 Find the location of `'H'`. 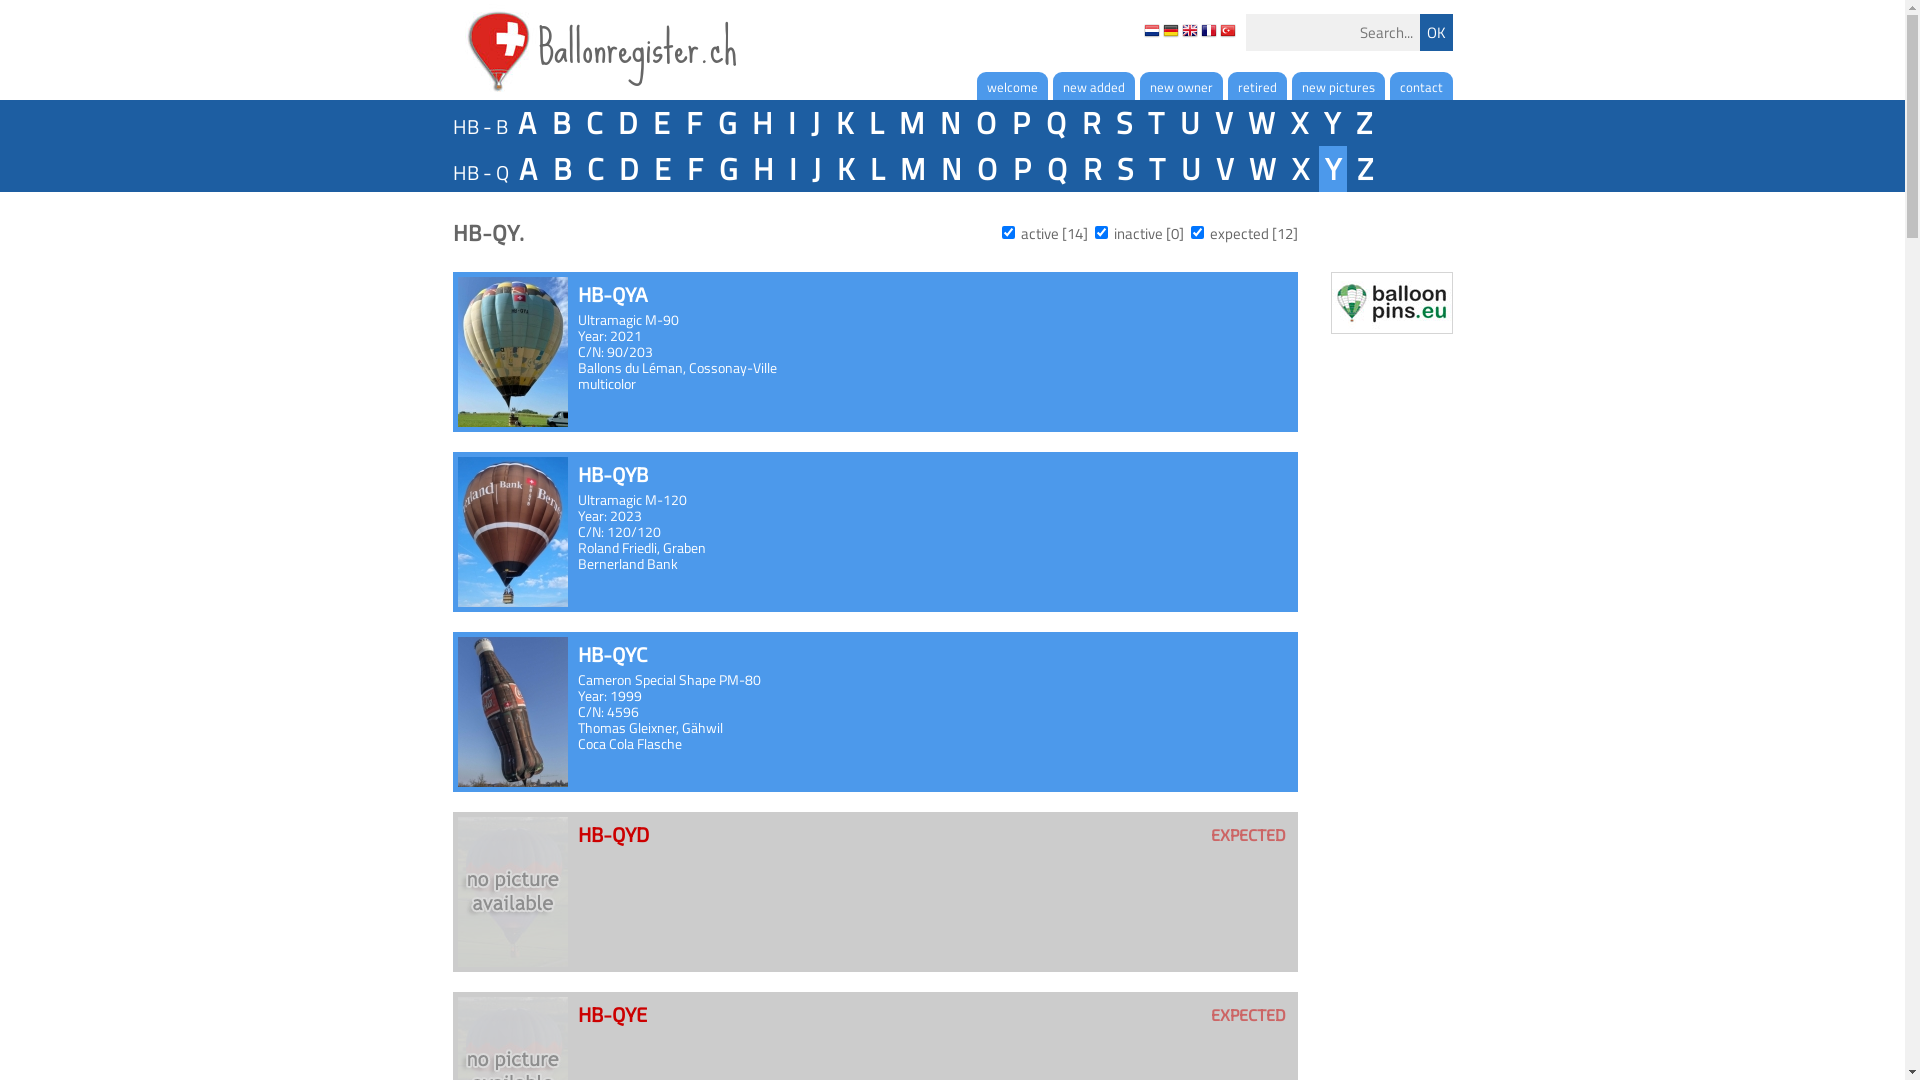

'H' is located at coordinates (761, 123).